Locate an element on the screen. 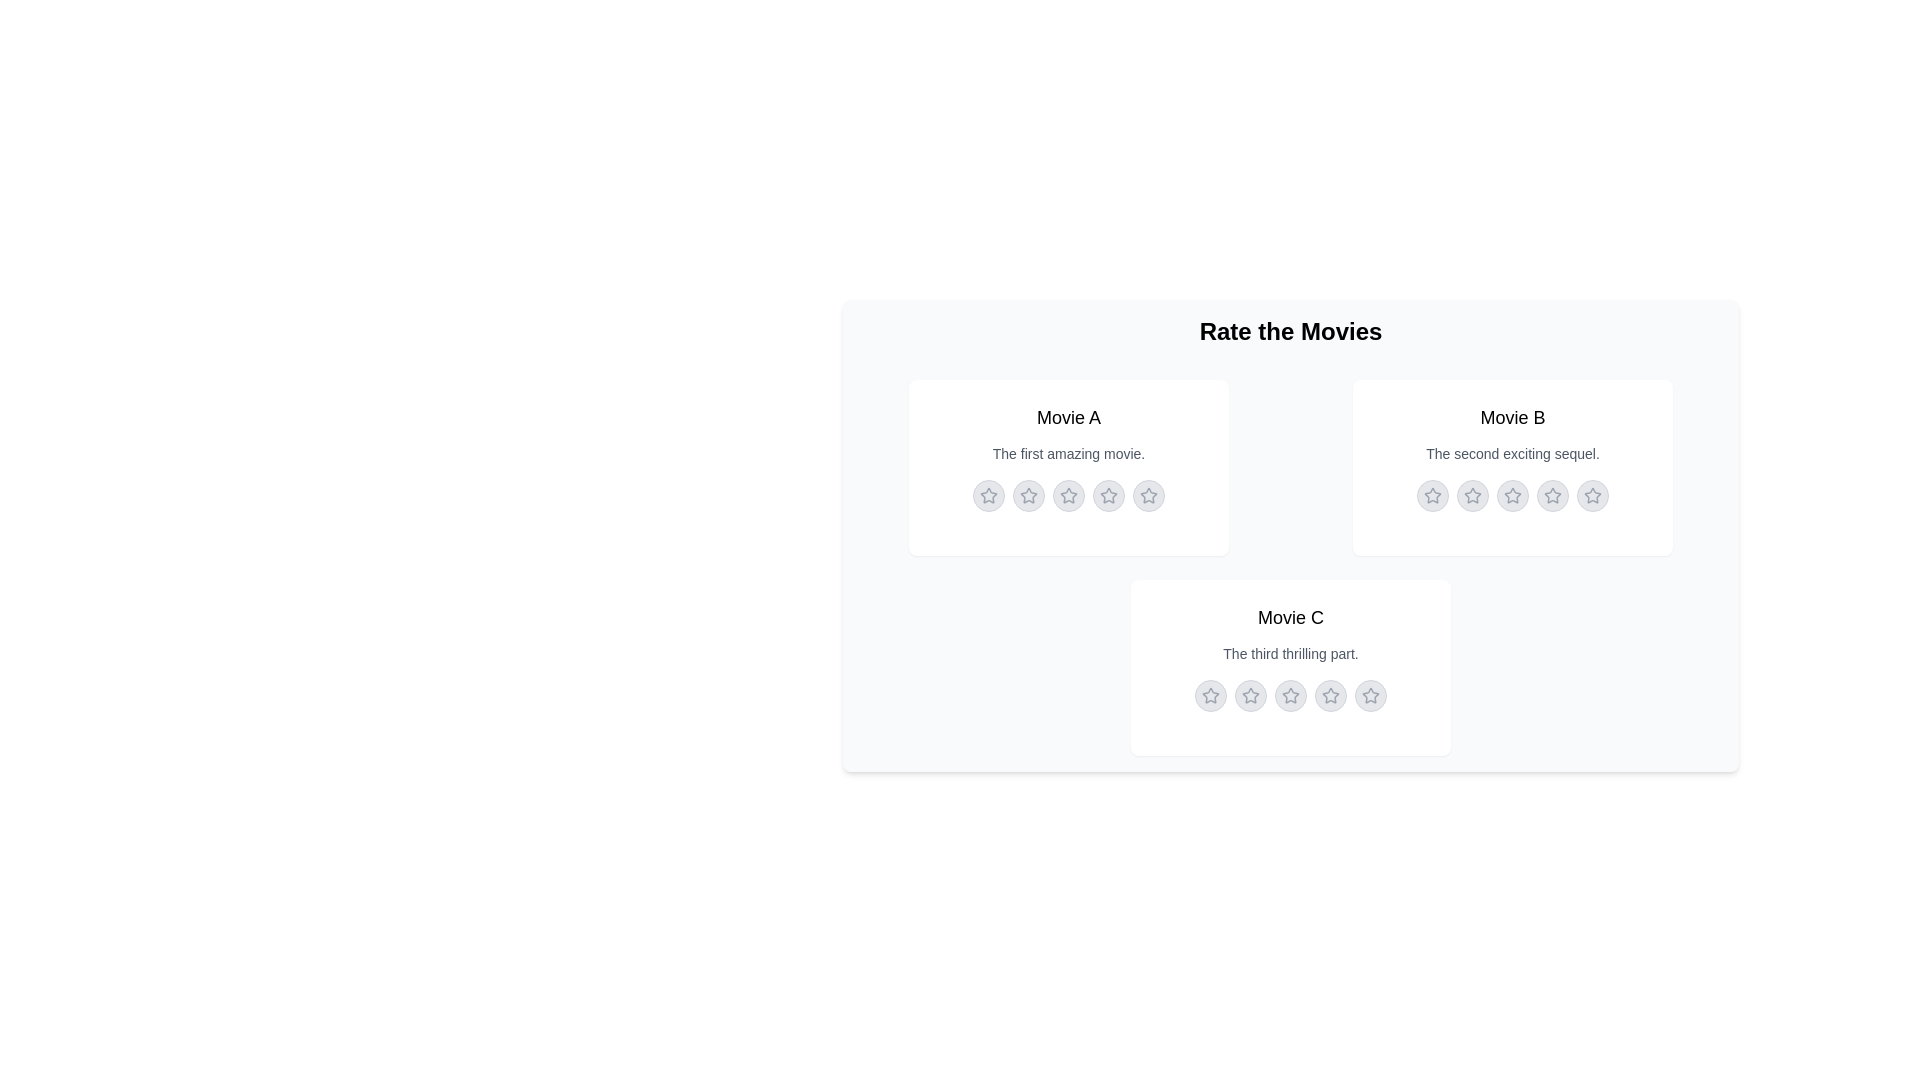 The height and width of the screenshot is (1080, 1920). the fifth rating star icon in the series of five stars under the text 'Movie B' is located at coordinates (1592, 495).